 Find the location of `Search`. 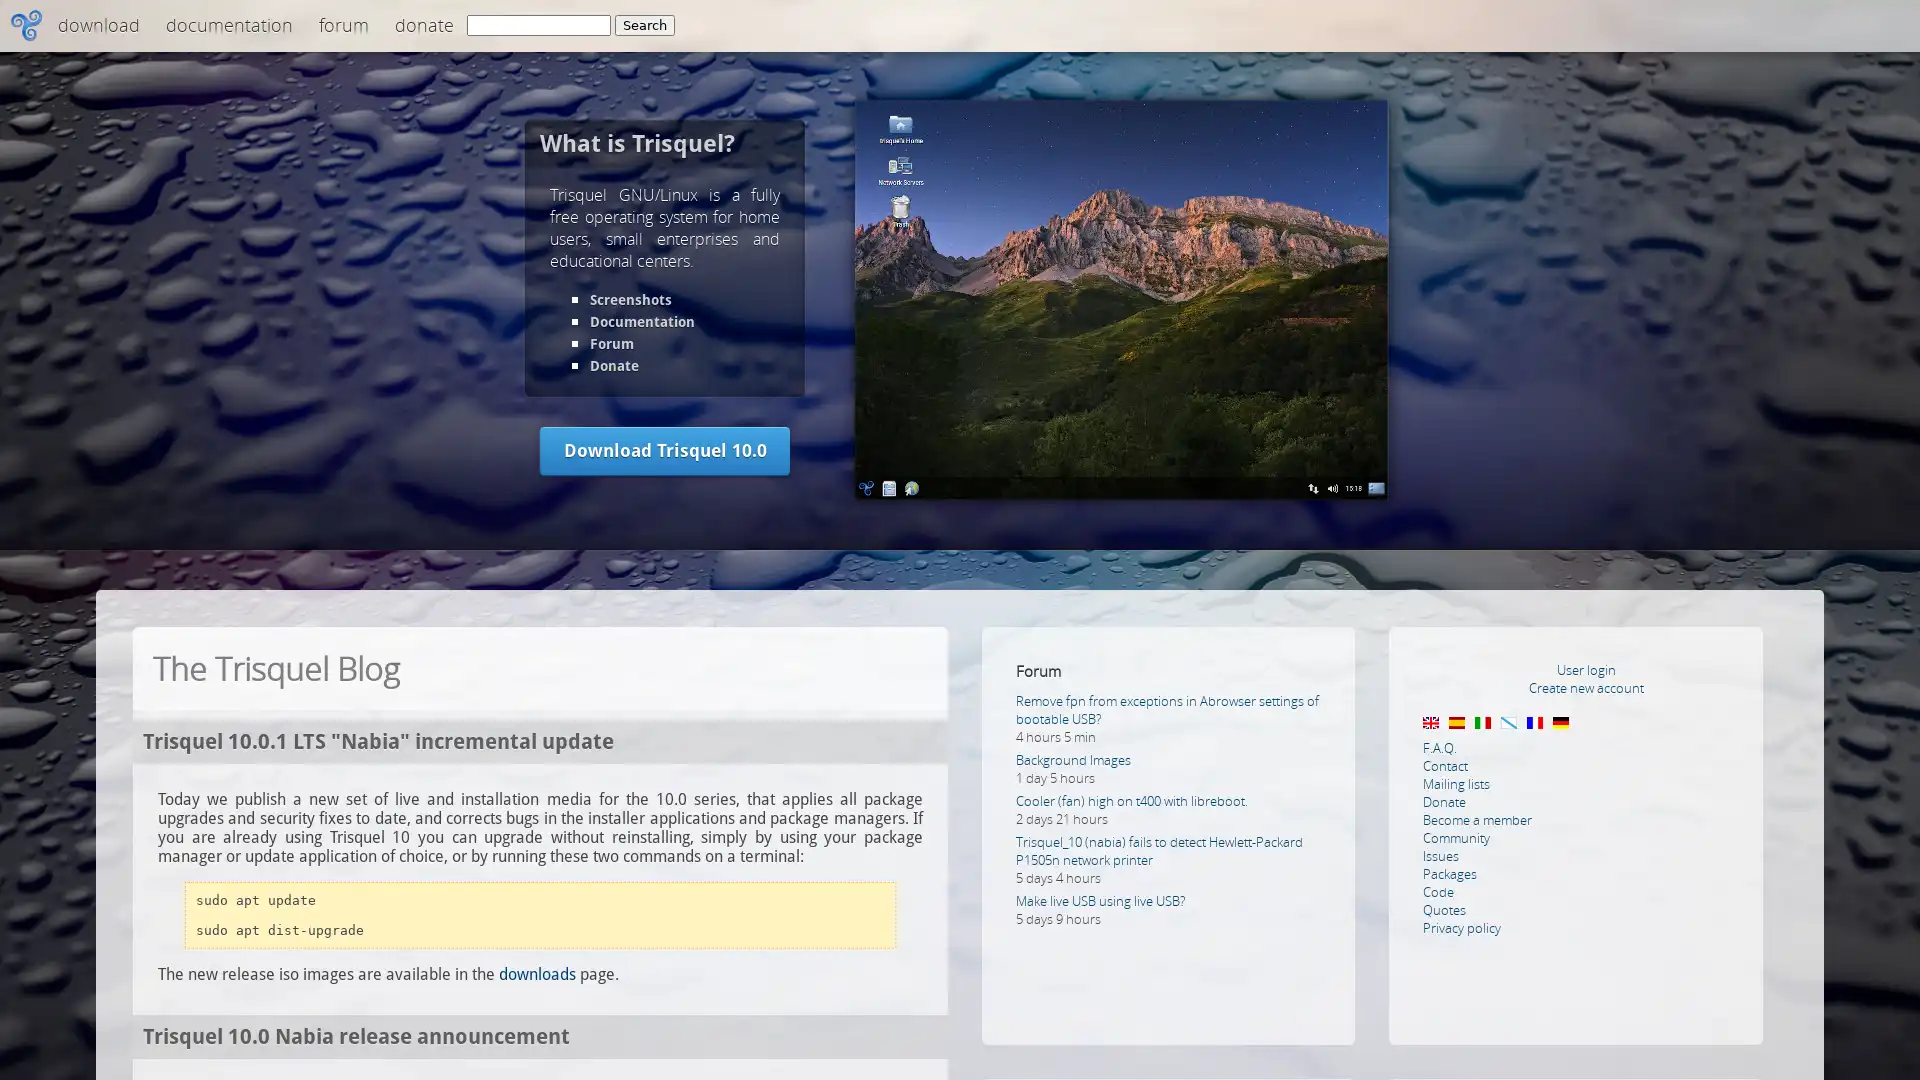

Search is located at coordinates (644, 25).